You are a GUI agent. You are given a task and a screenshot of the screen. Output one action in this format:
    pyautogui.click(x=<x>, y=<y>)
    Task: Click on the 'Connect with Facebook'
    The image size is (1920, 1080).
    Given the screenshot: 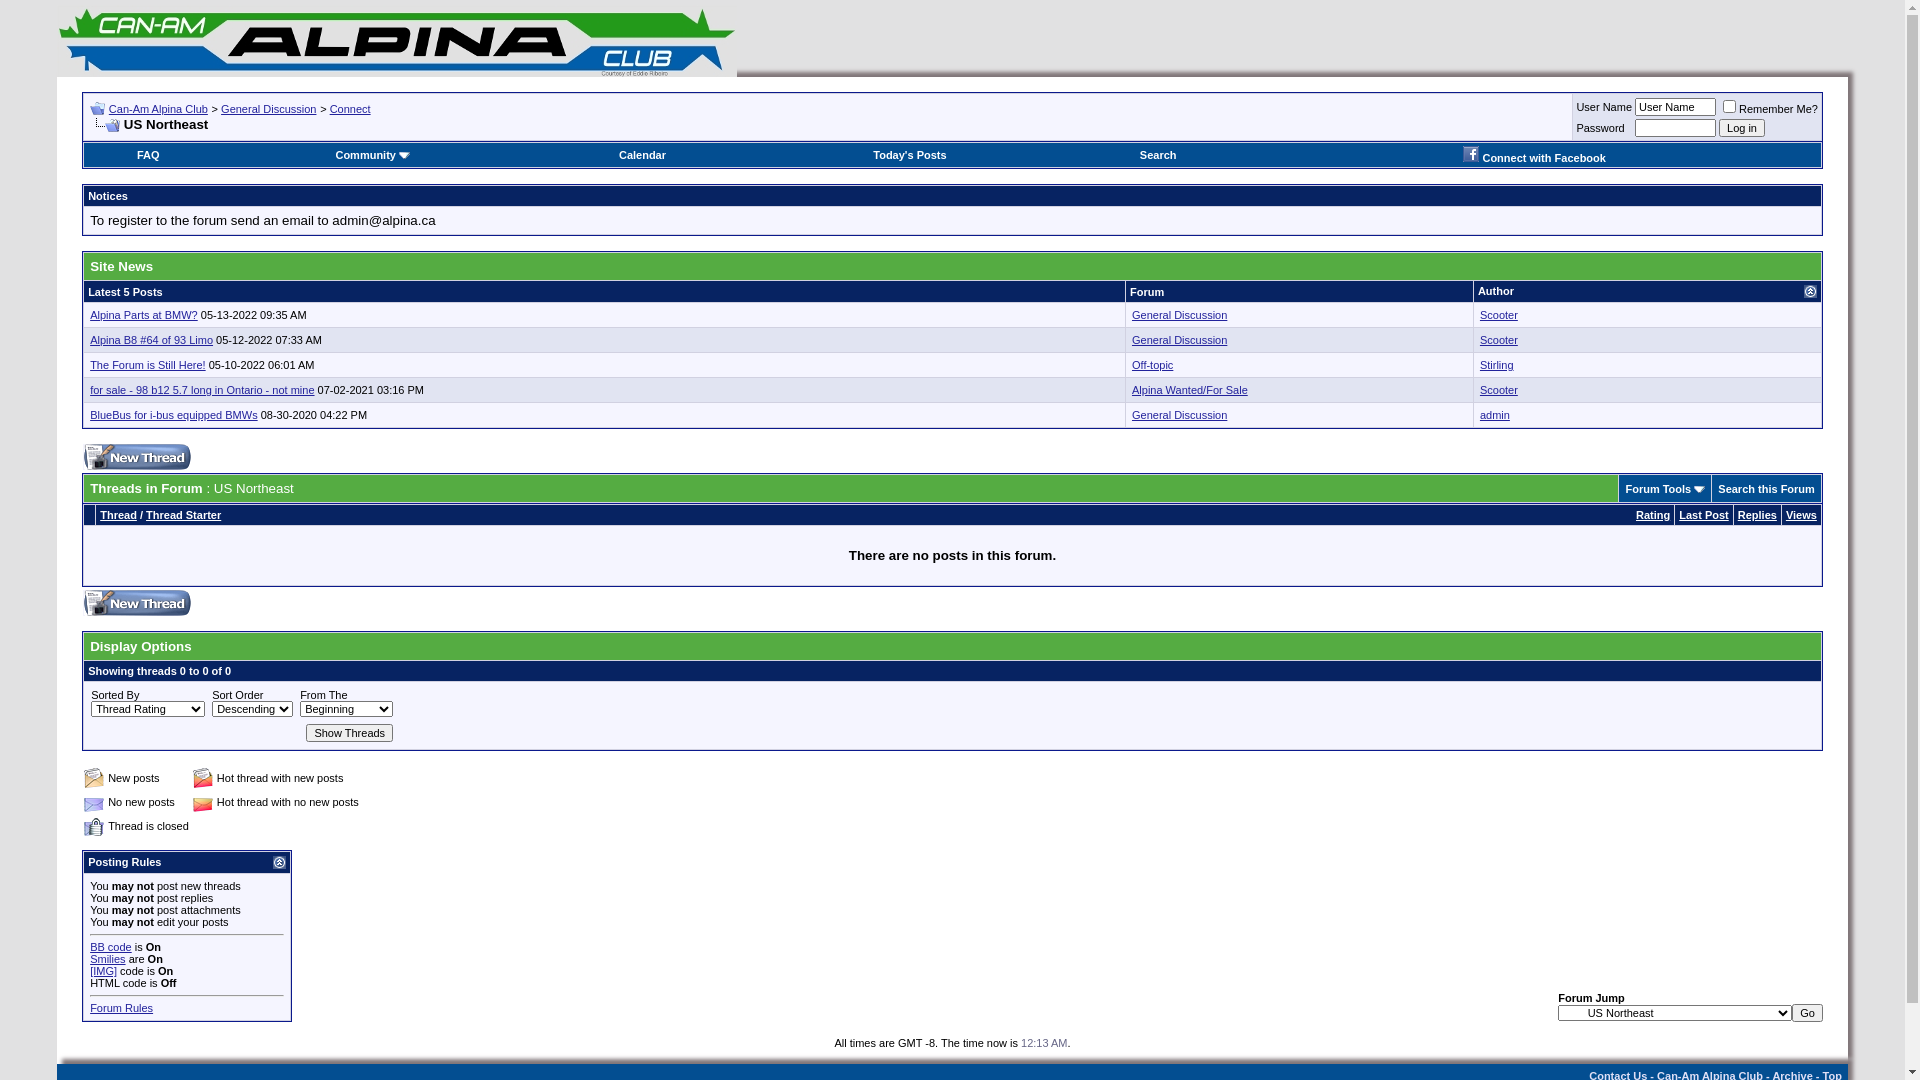 What is the action you would take?
    pyautogui.click(x=1533, y=157)
    